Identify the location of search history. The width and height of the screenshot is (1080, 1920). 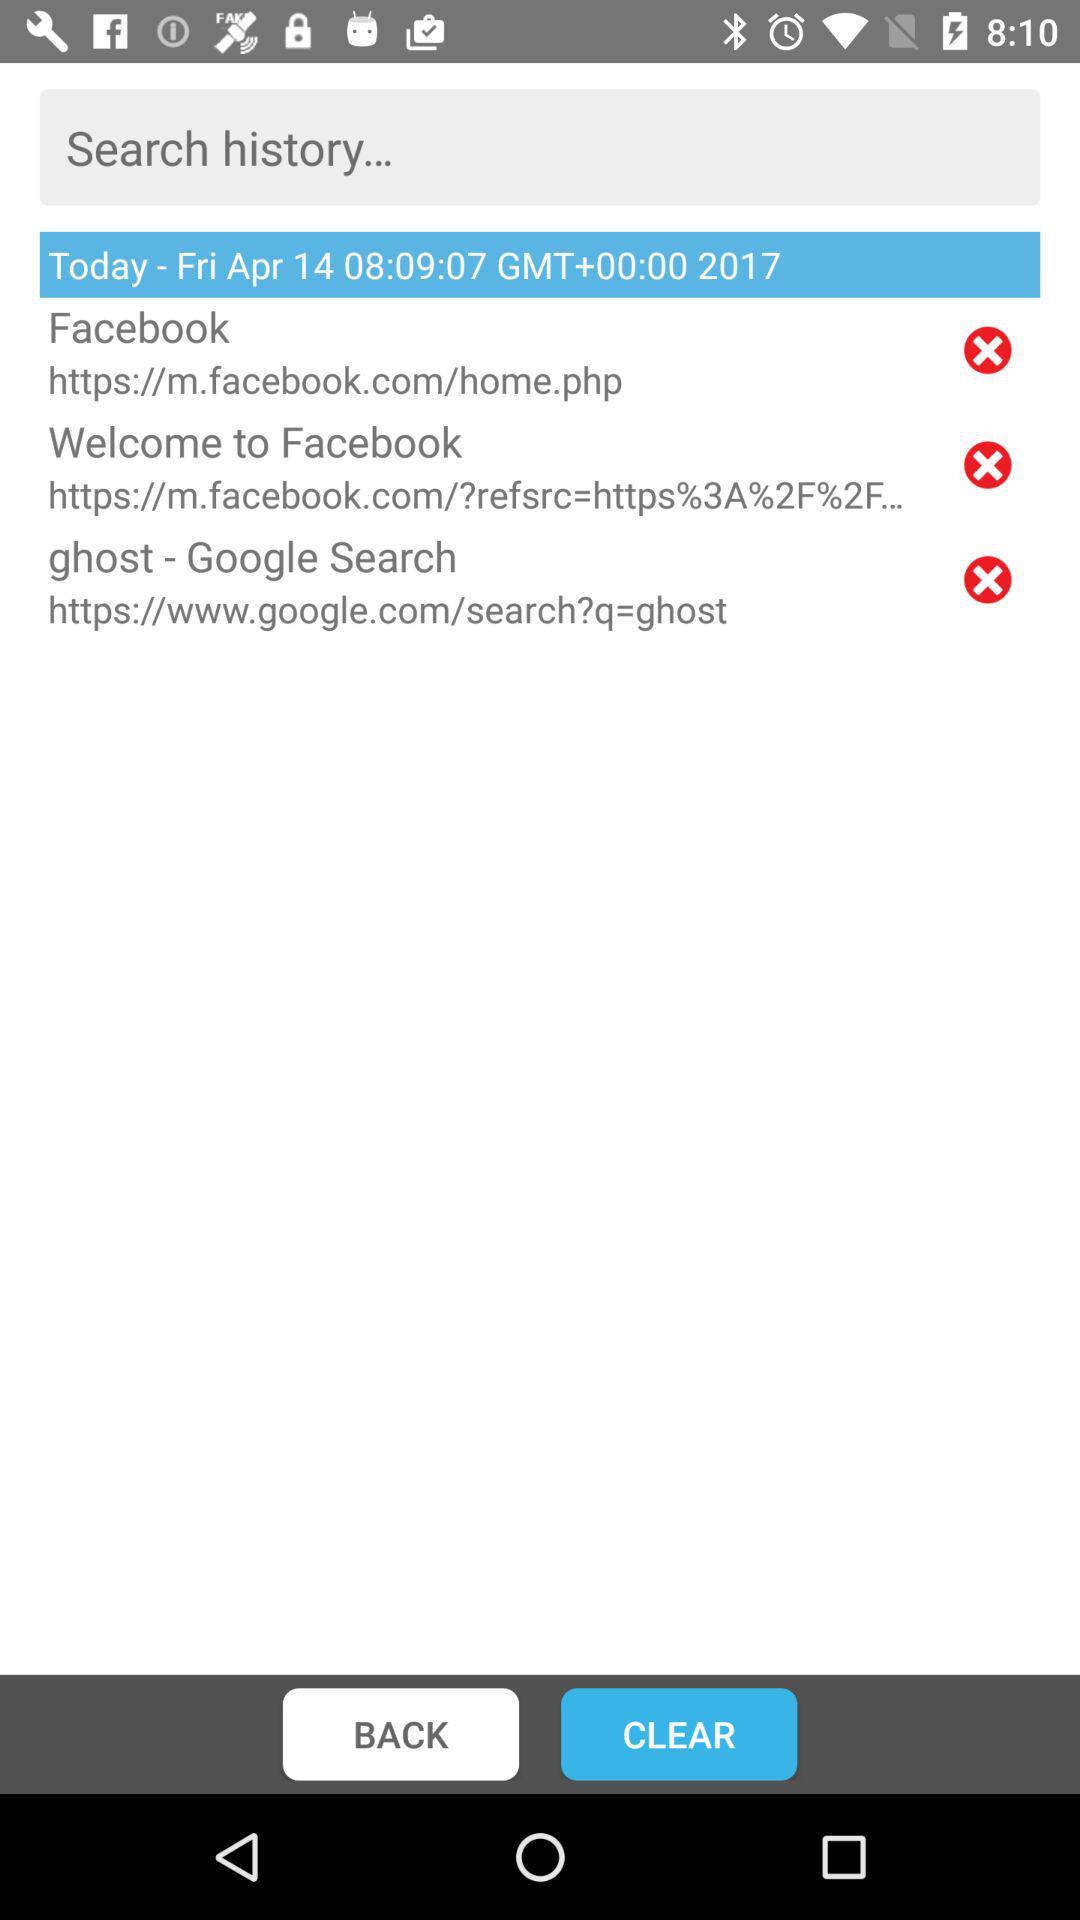
(540, 146).